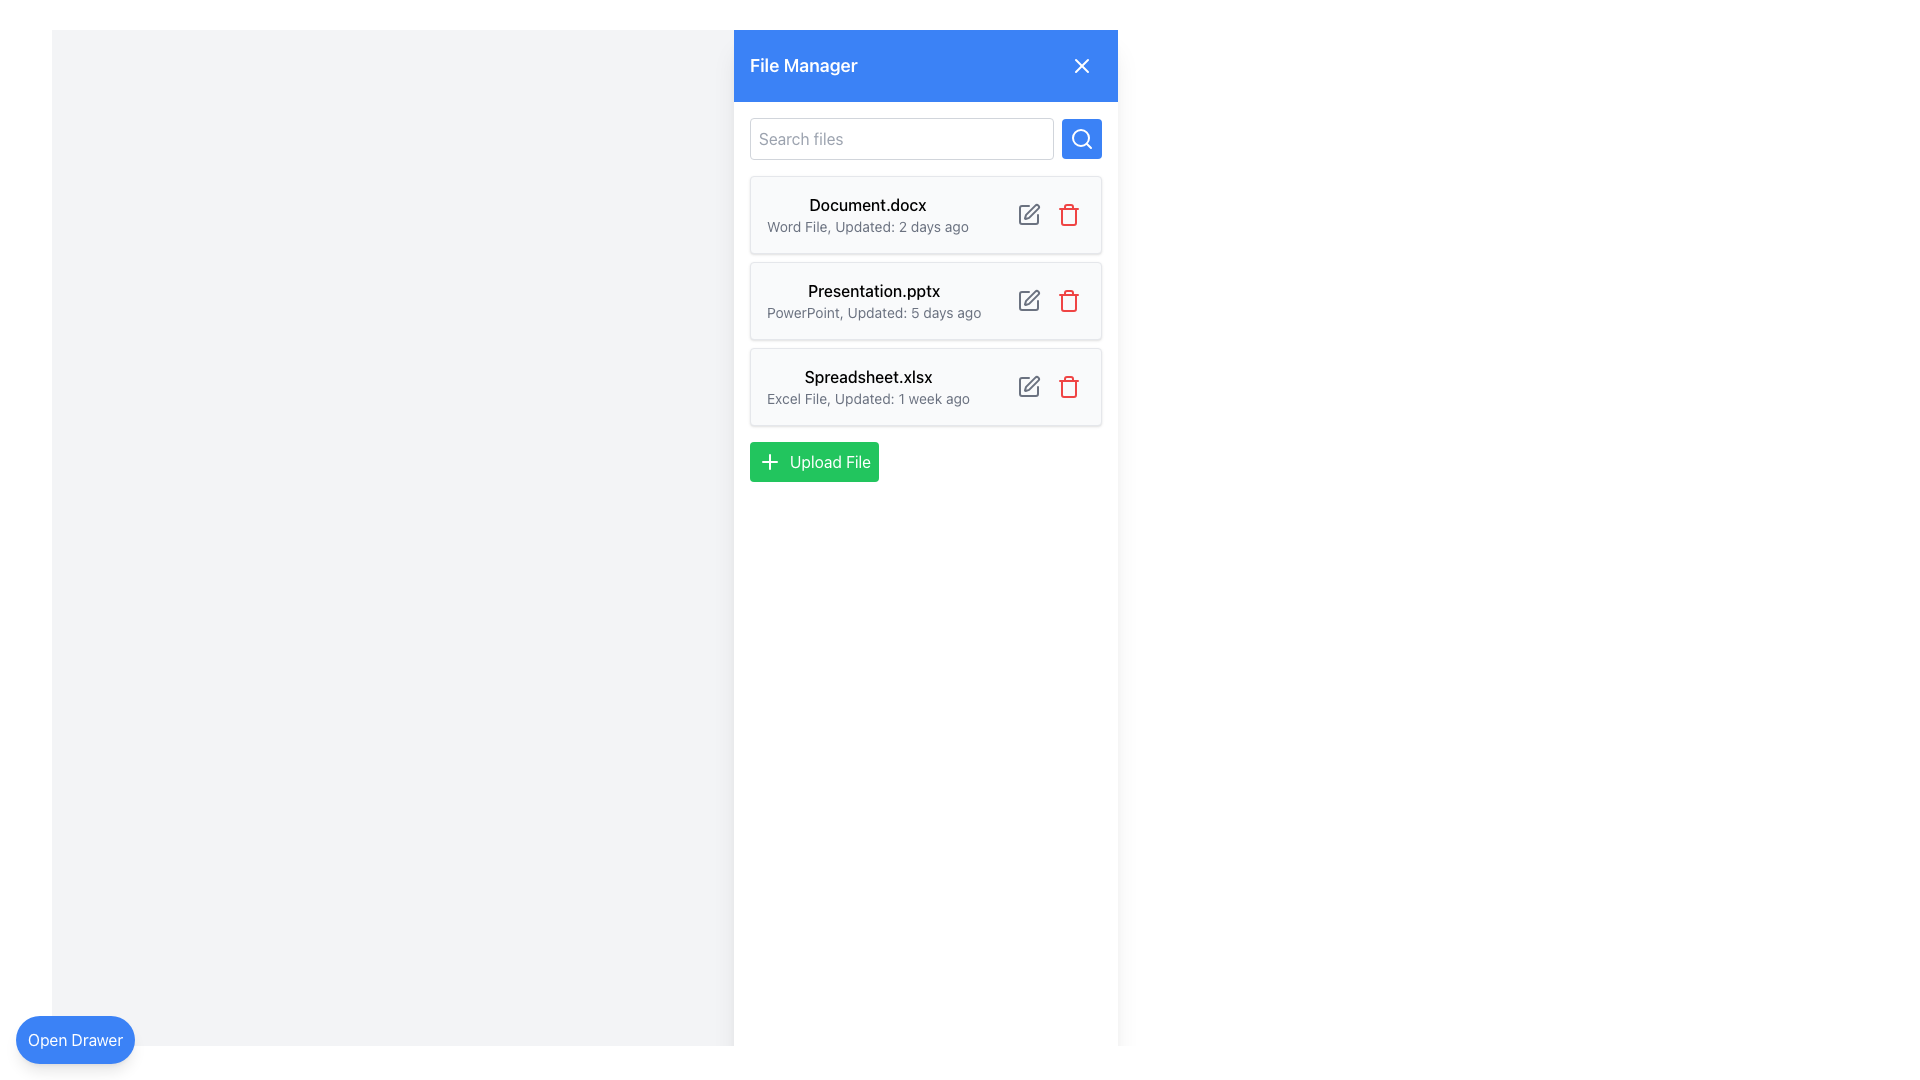  What do you see at coordinates (1028, 215) in the screenshot?
I see `the first icon in the action section to the left of the trash icon to initiate the edit action for the 'Document.docx' file` at bounding box center [1028, 215].